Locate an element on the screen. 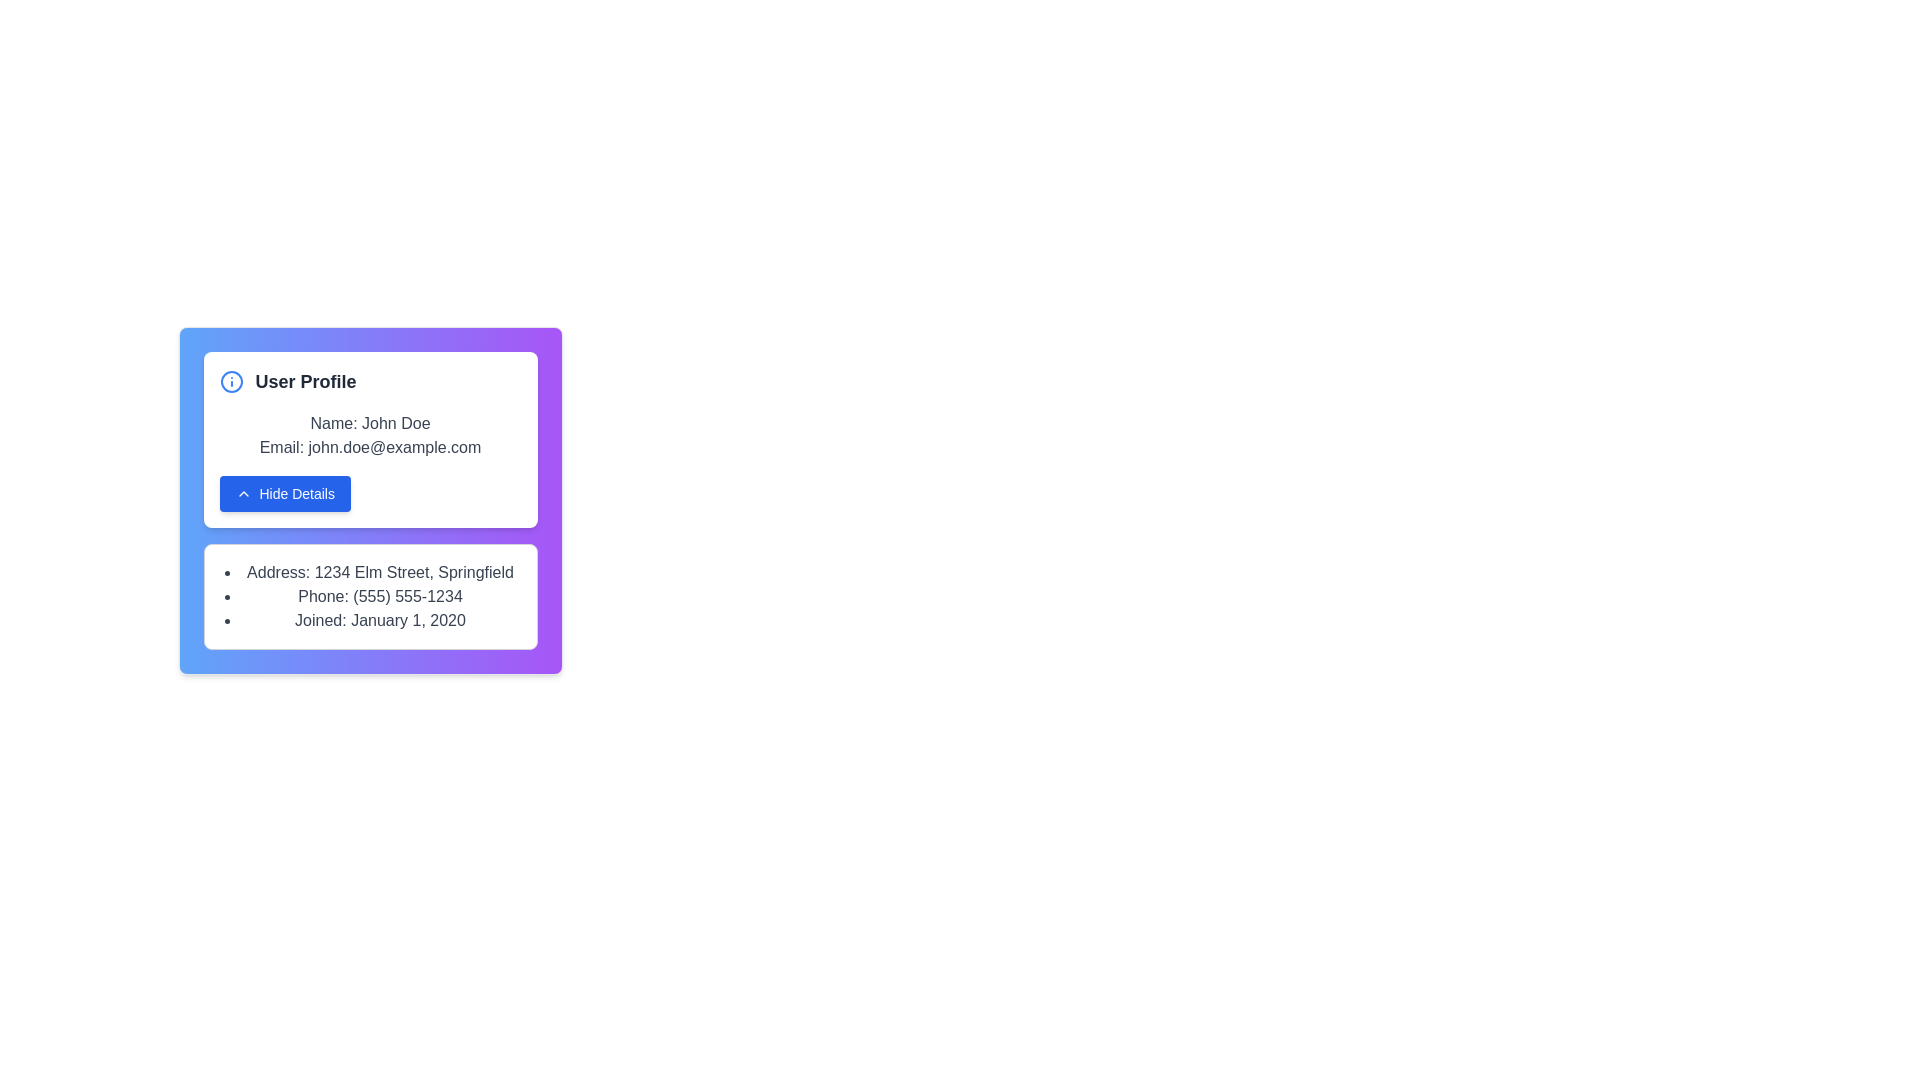 The width and height of the screenshot is (1920, 1080). the circular blue information icon located to the left of the 'User Profile' title is located at coordinates (231, 381).